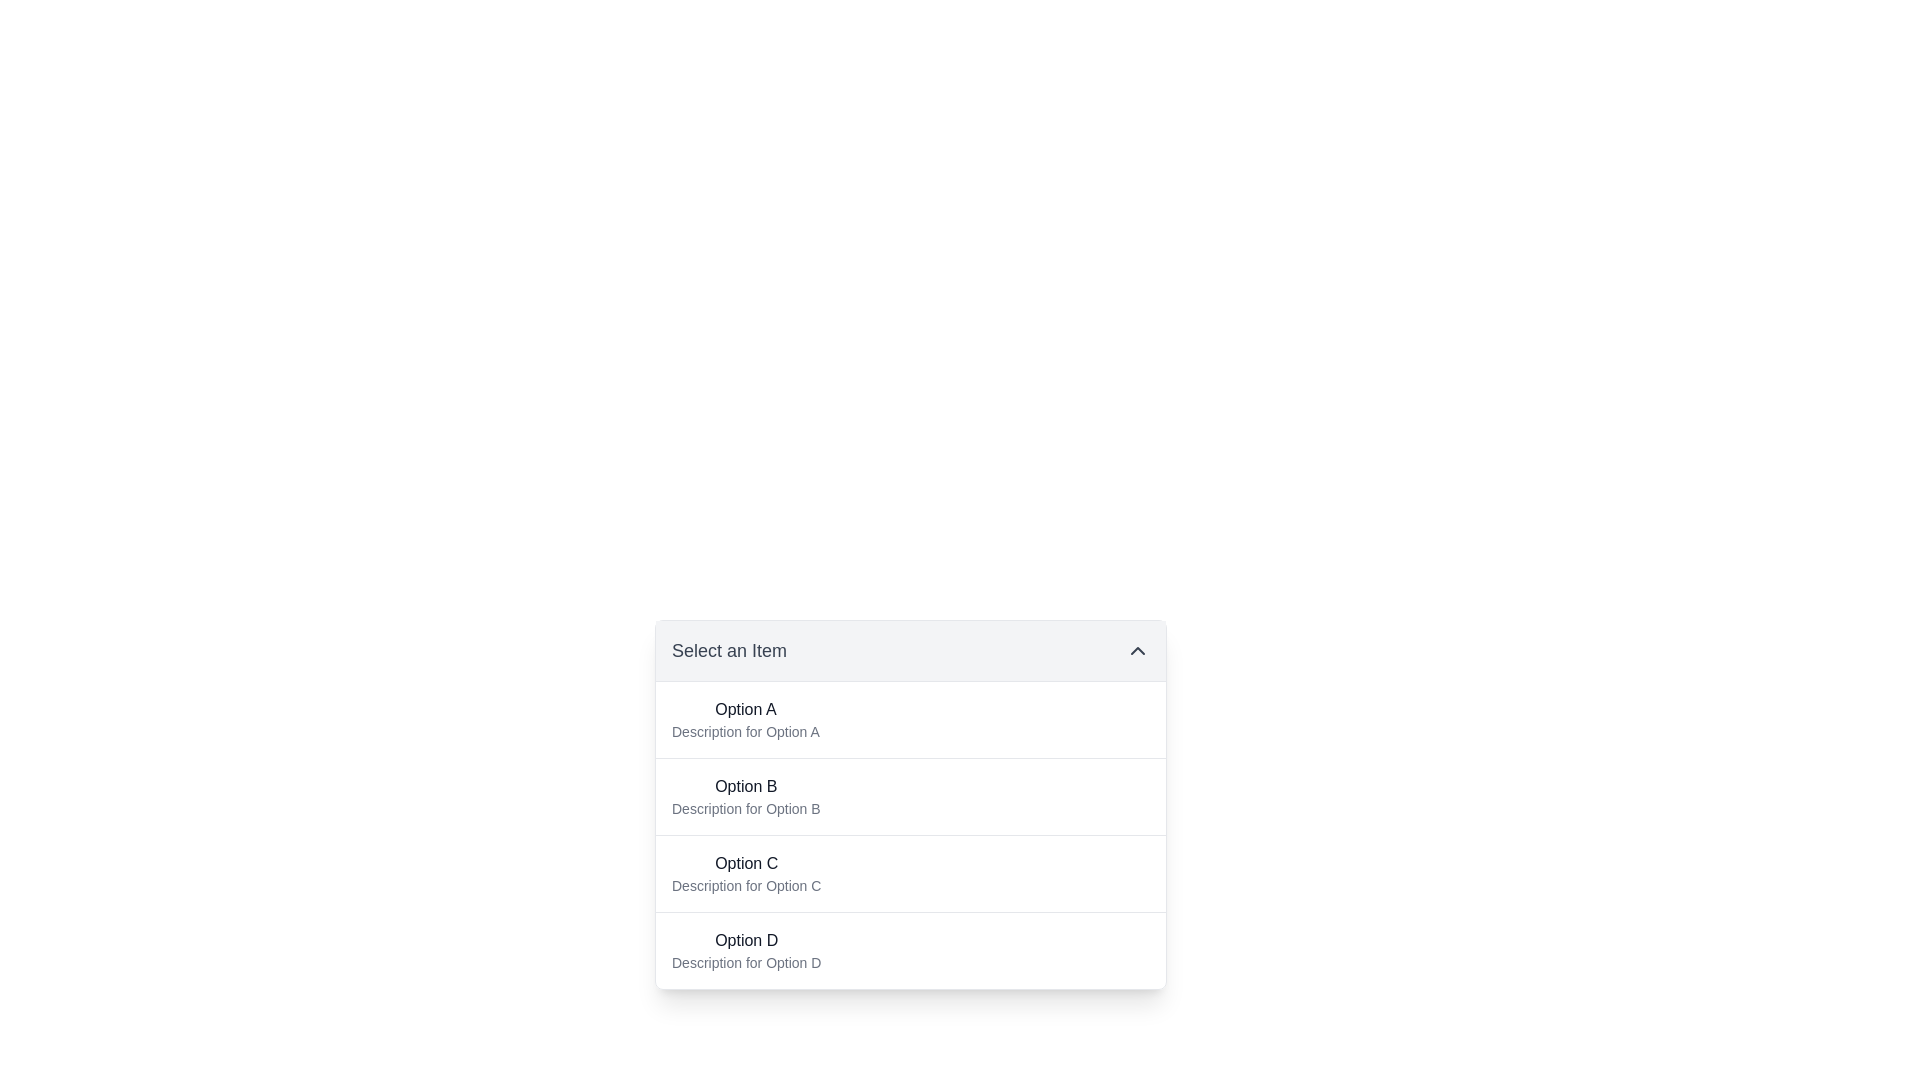  What do you see at coordinates (728, 651) in the screenshot?
I see `the label indicating the current state or prompt of the dropdown menu, which is centrally placed above the chevron icon` at bounding box center [728, 651].